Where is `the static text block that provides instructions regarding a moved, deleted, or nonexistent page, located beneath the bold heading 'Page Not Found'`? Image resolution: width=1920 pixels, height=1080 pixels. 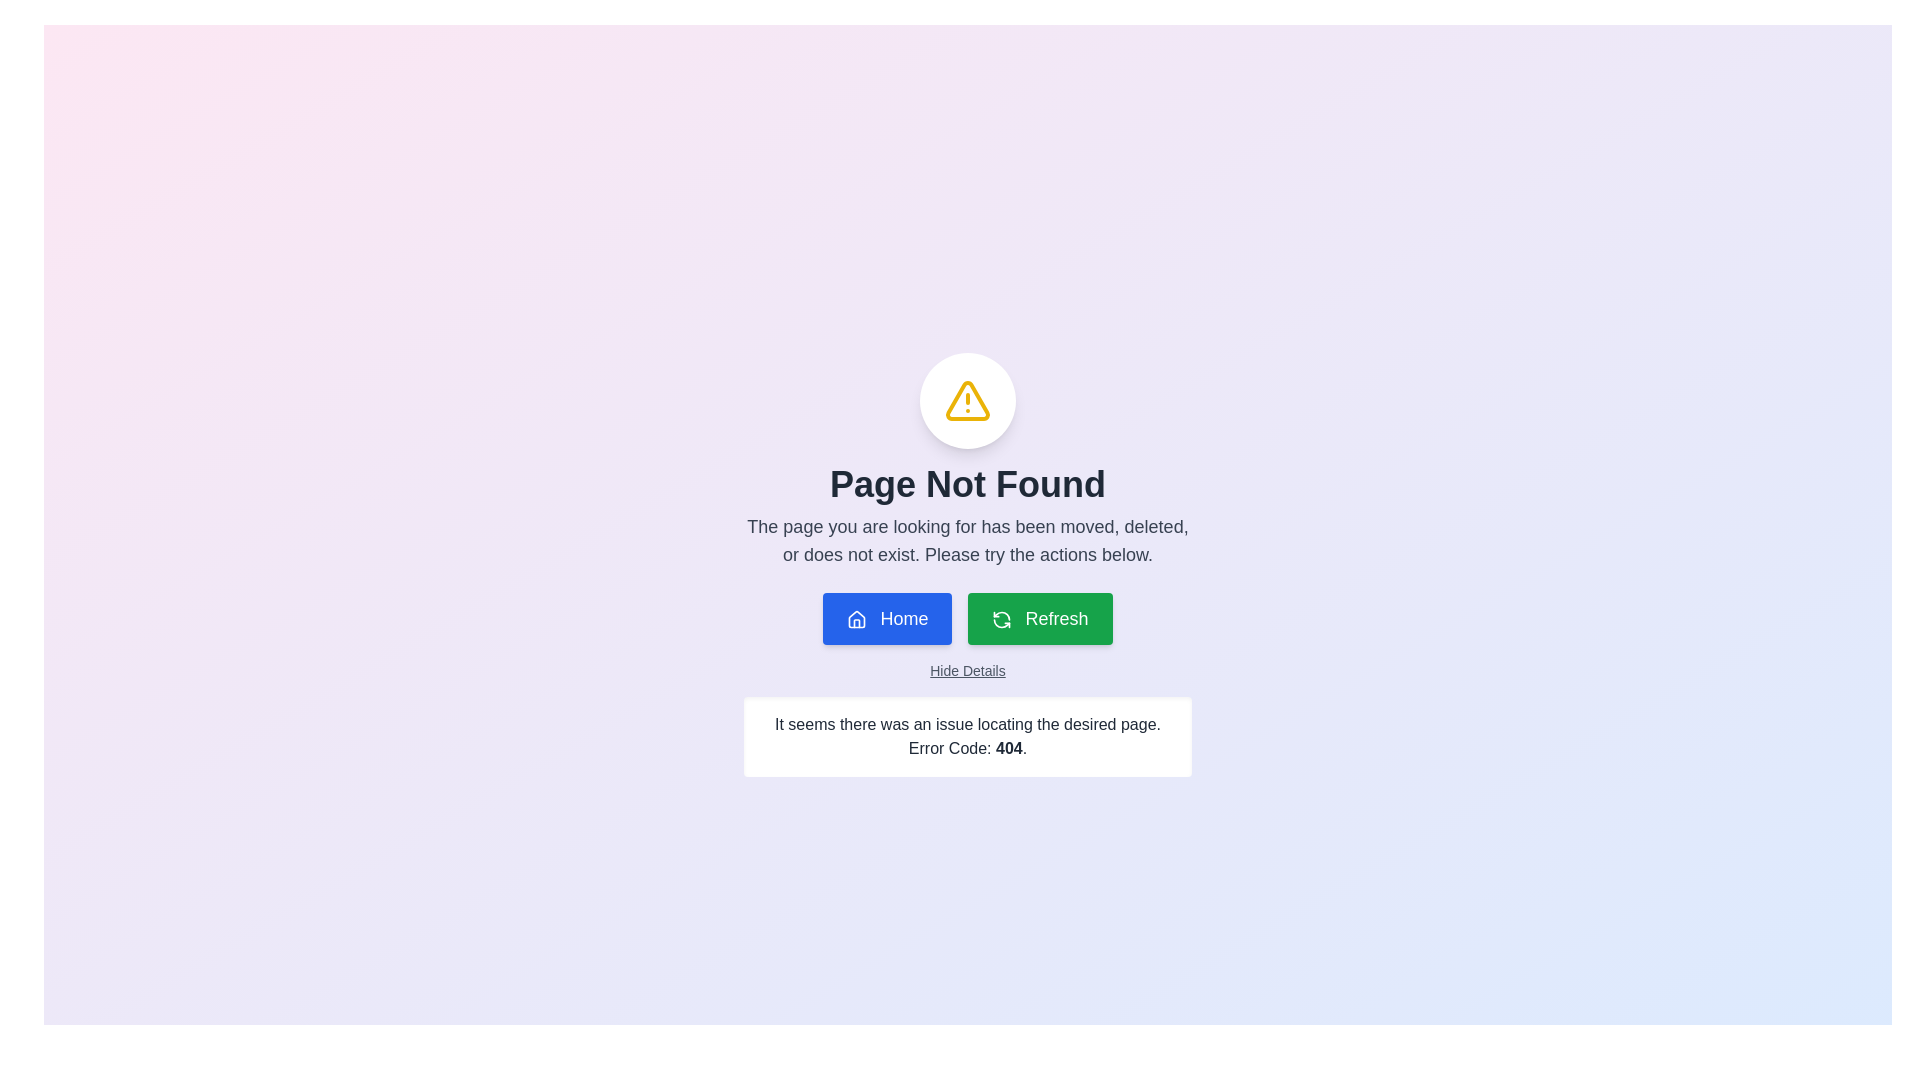
the static text block that provides instructions regarding a moved, deleted, or nonexistent page, located beneath the bold heading 'Page Not Found' is located at coordinates (968, 540).